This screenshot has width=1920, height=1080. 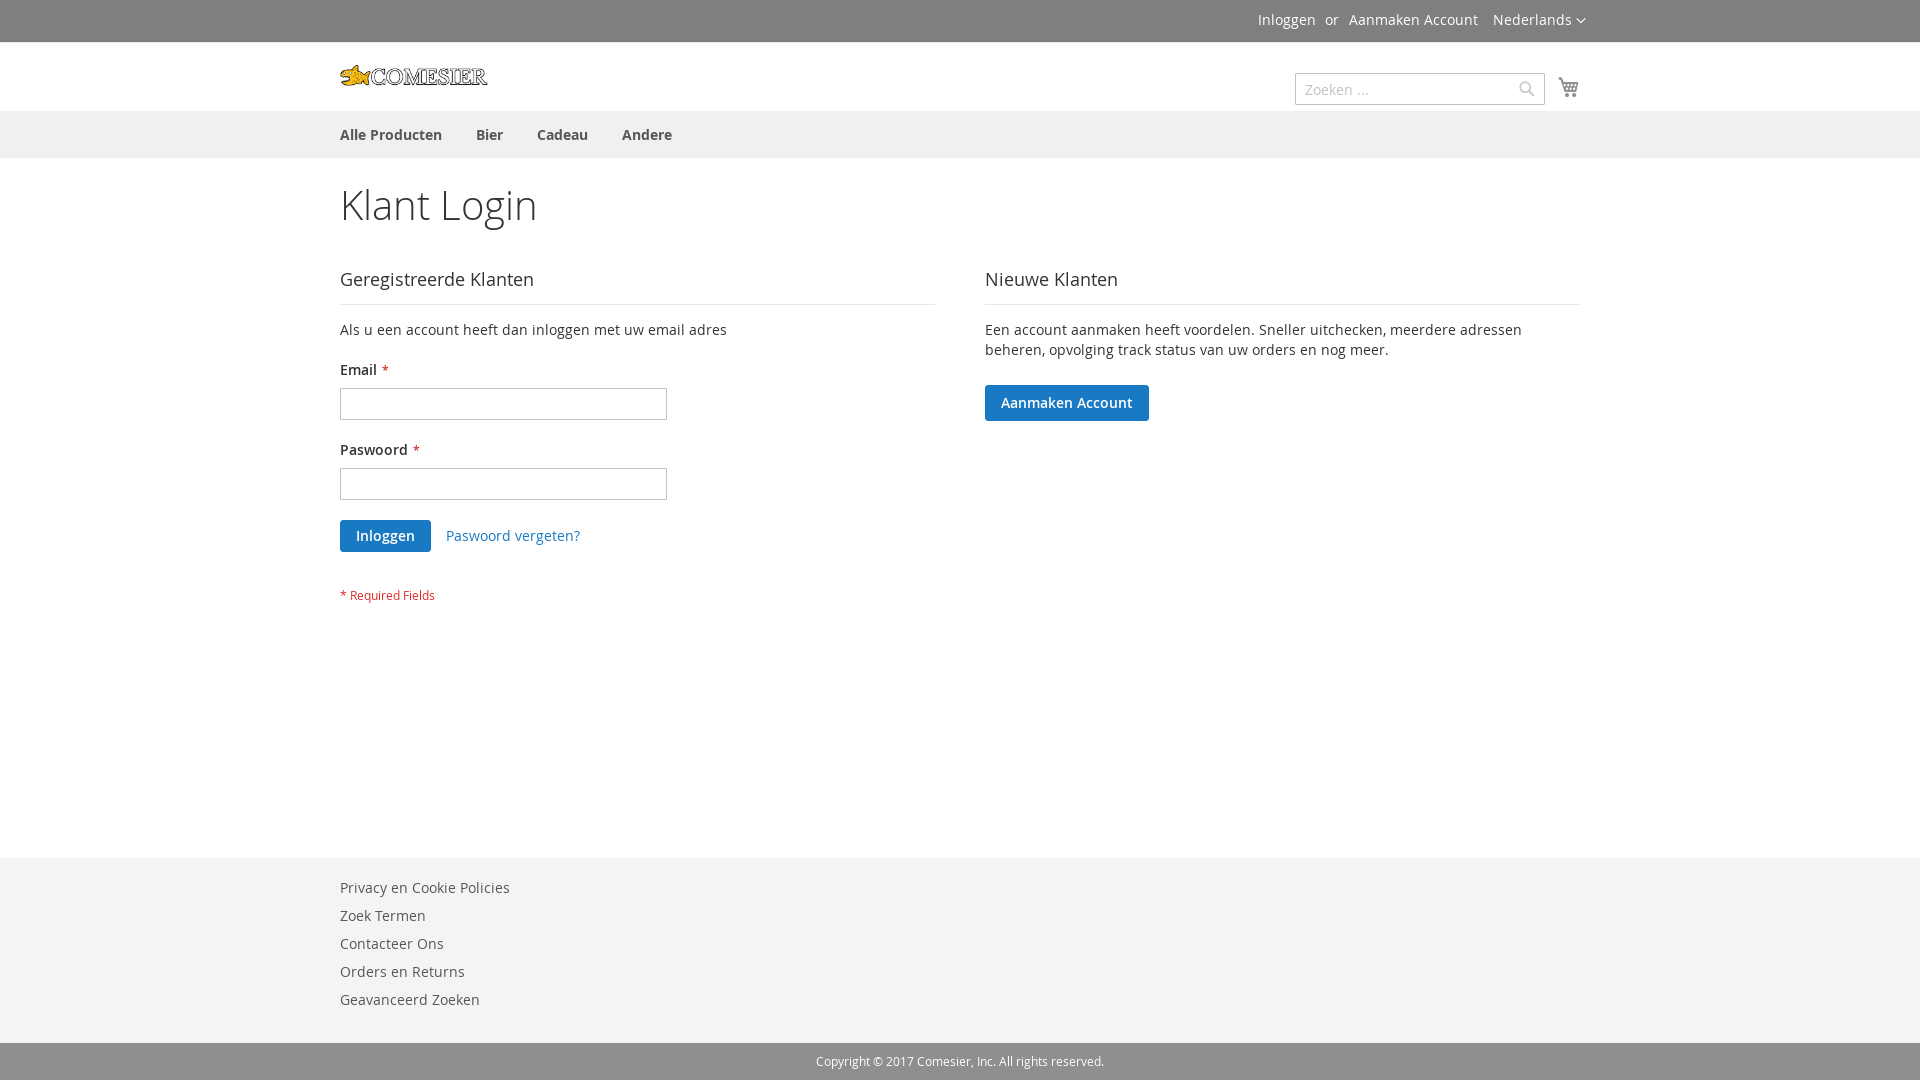 What do you see at coordinates (340, 404) in the screenshot?
I see `'Email'` at bounding box center [340, 404].